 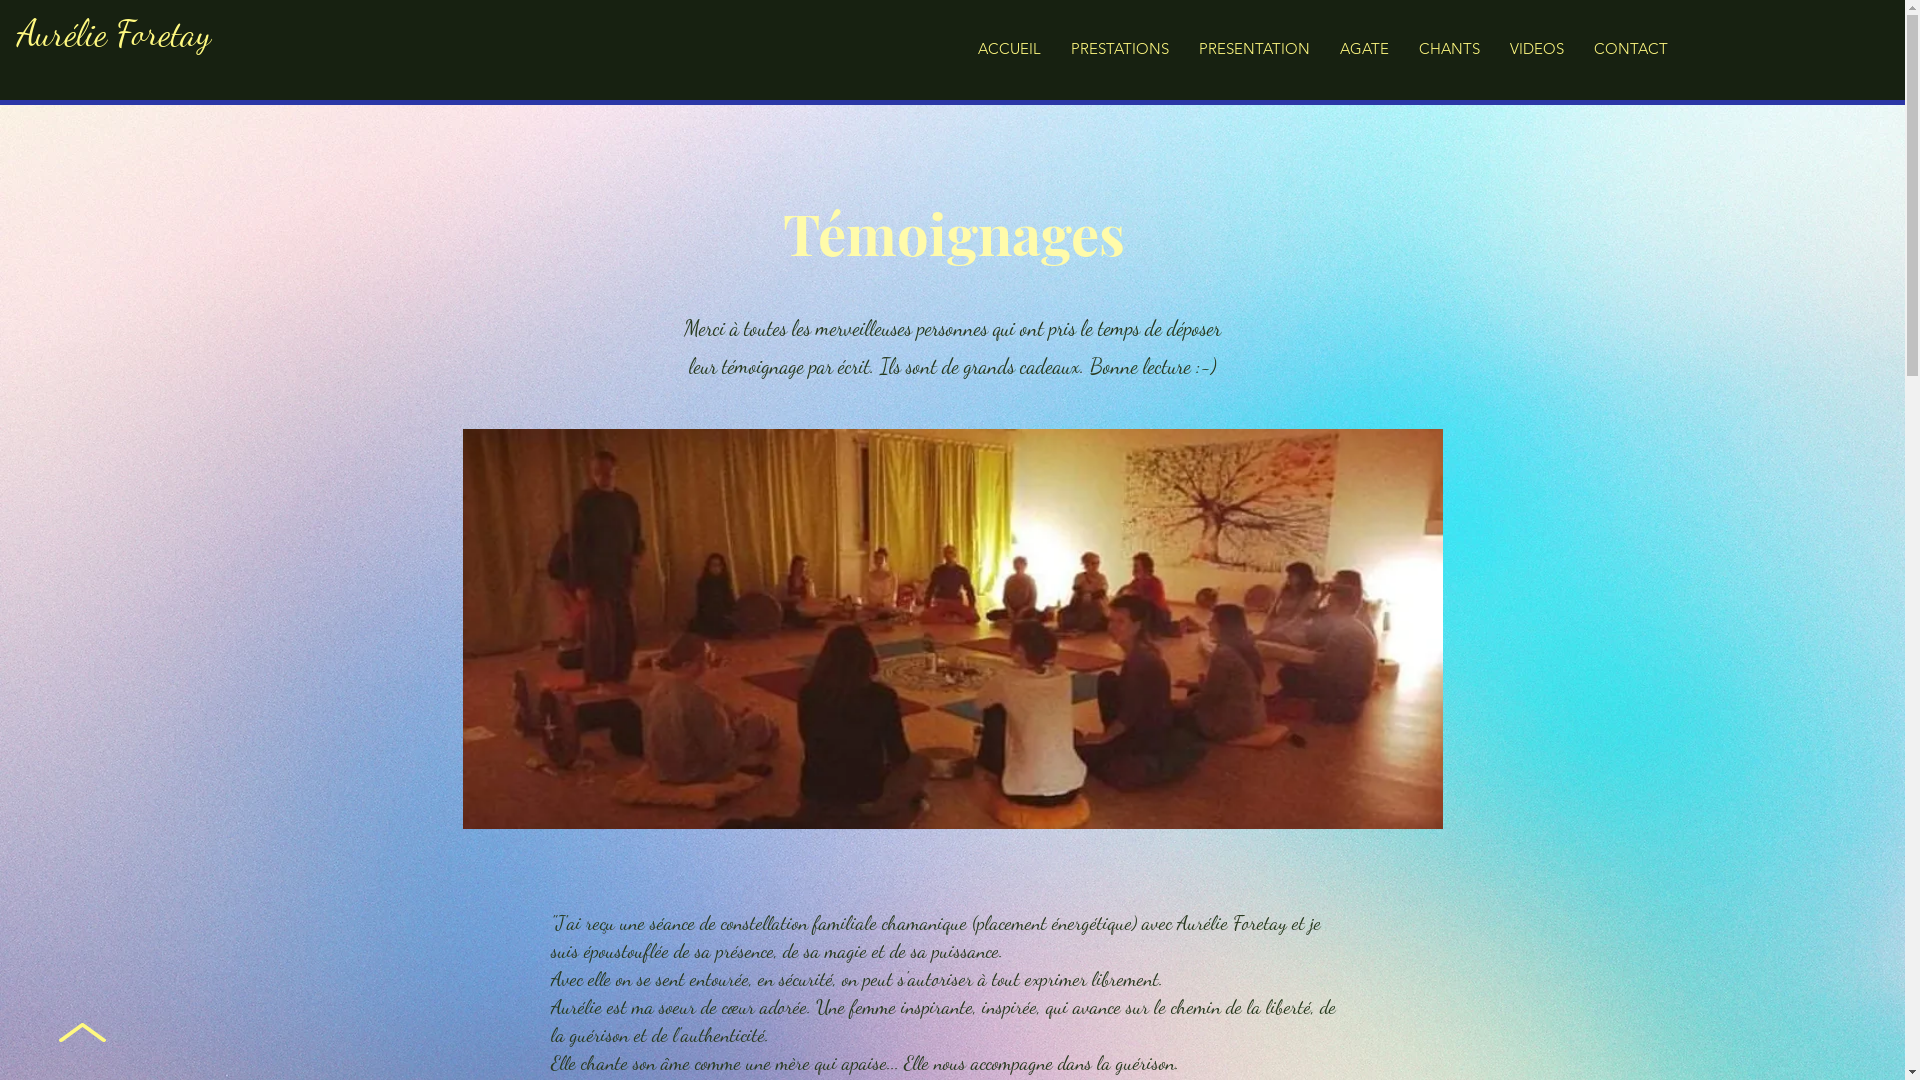 What do you see at coordinates (1535, 48) in the screenshot?
I see `'VIDEOS'` at bounding box center [1535, 48].